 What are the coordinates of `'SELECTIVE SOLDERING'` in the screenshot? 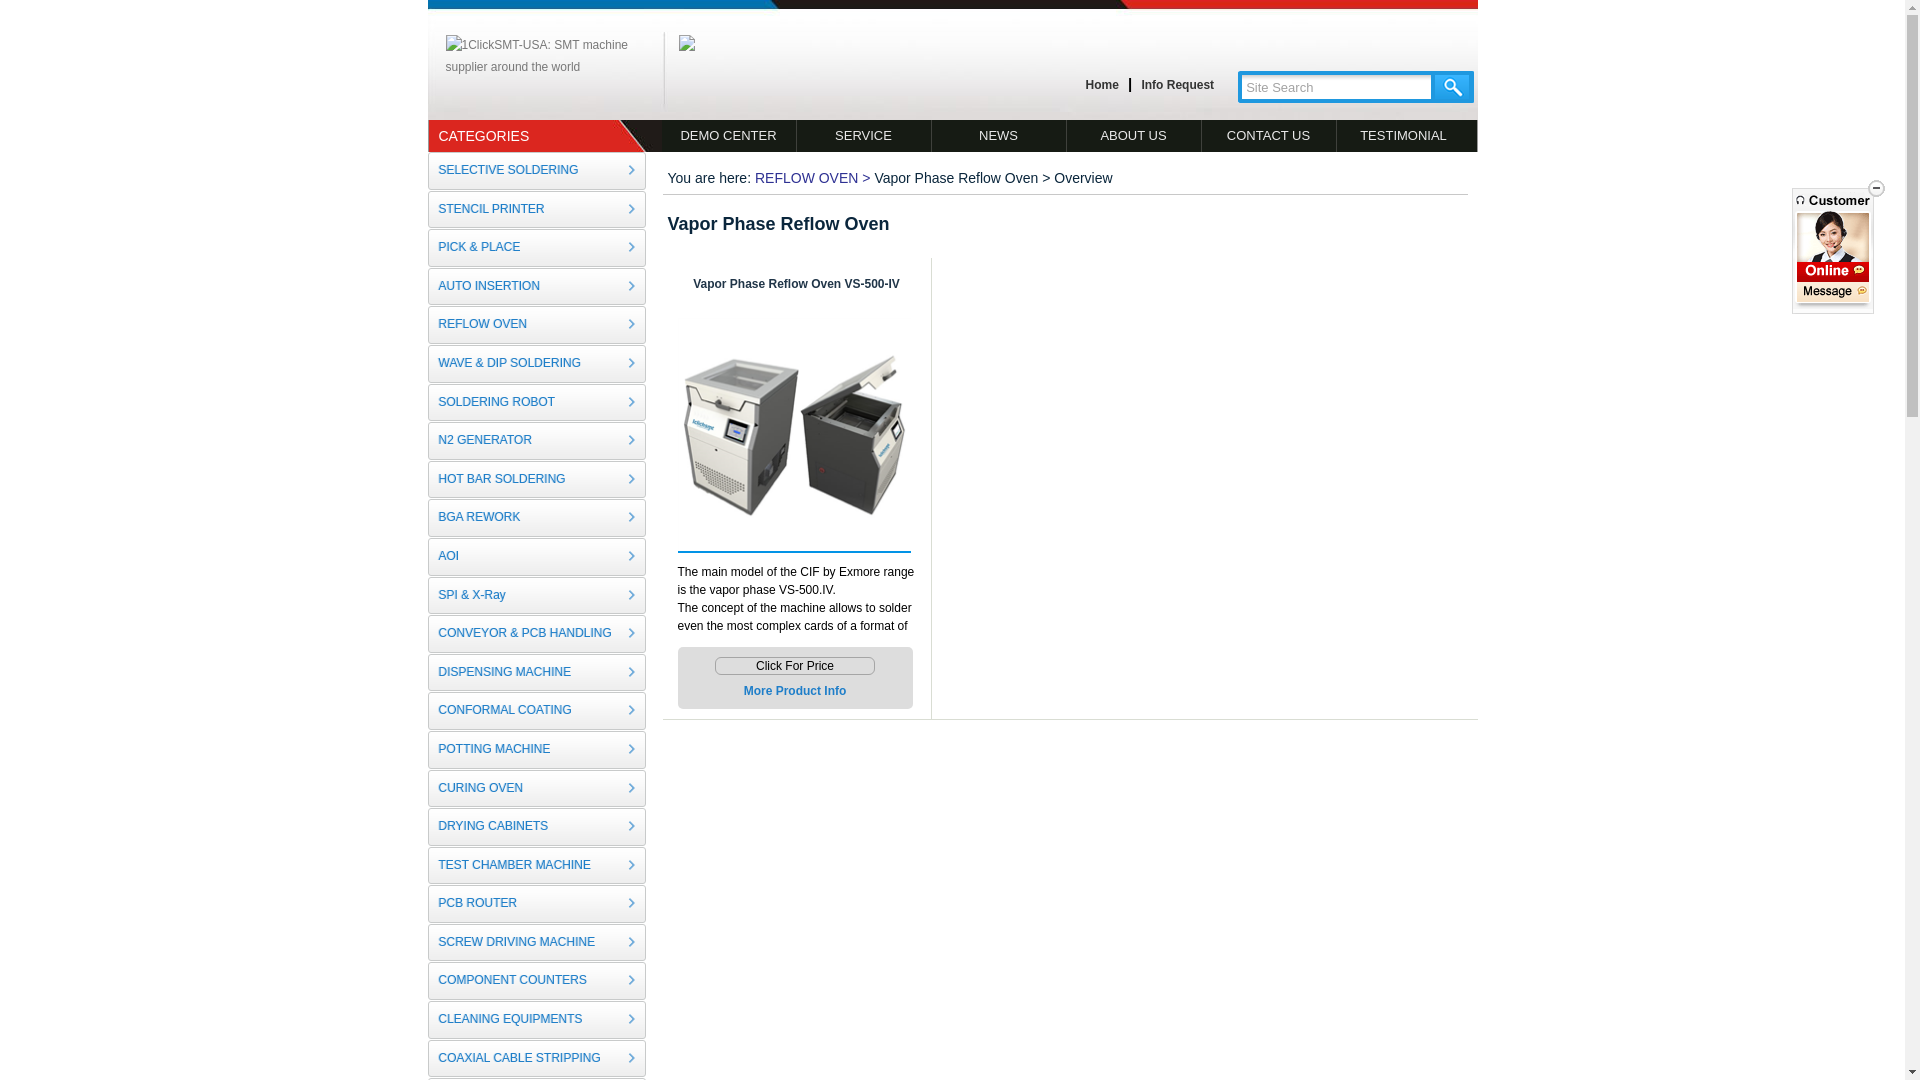 It's located at (537, 169).